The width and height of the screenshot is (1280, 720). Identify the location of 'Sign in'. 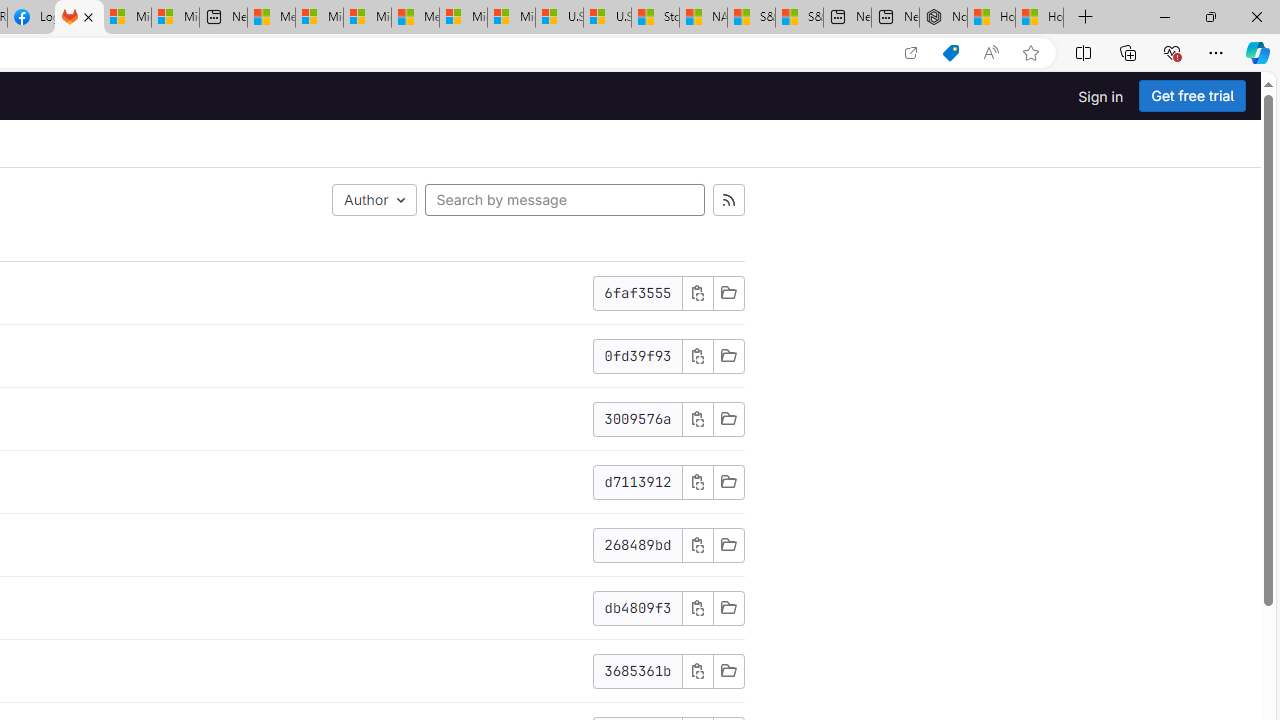
(1099, 96).